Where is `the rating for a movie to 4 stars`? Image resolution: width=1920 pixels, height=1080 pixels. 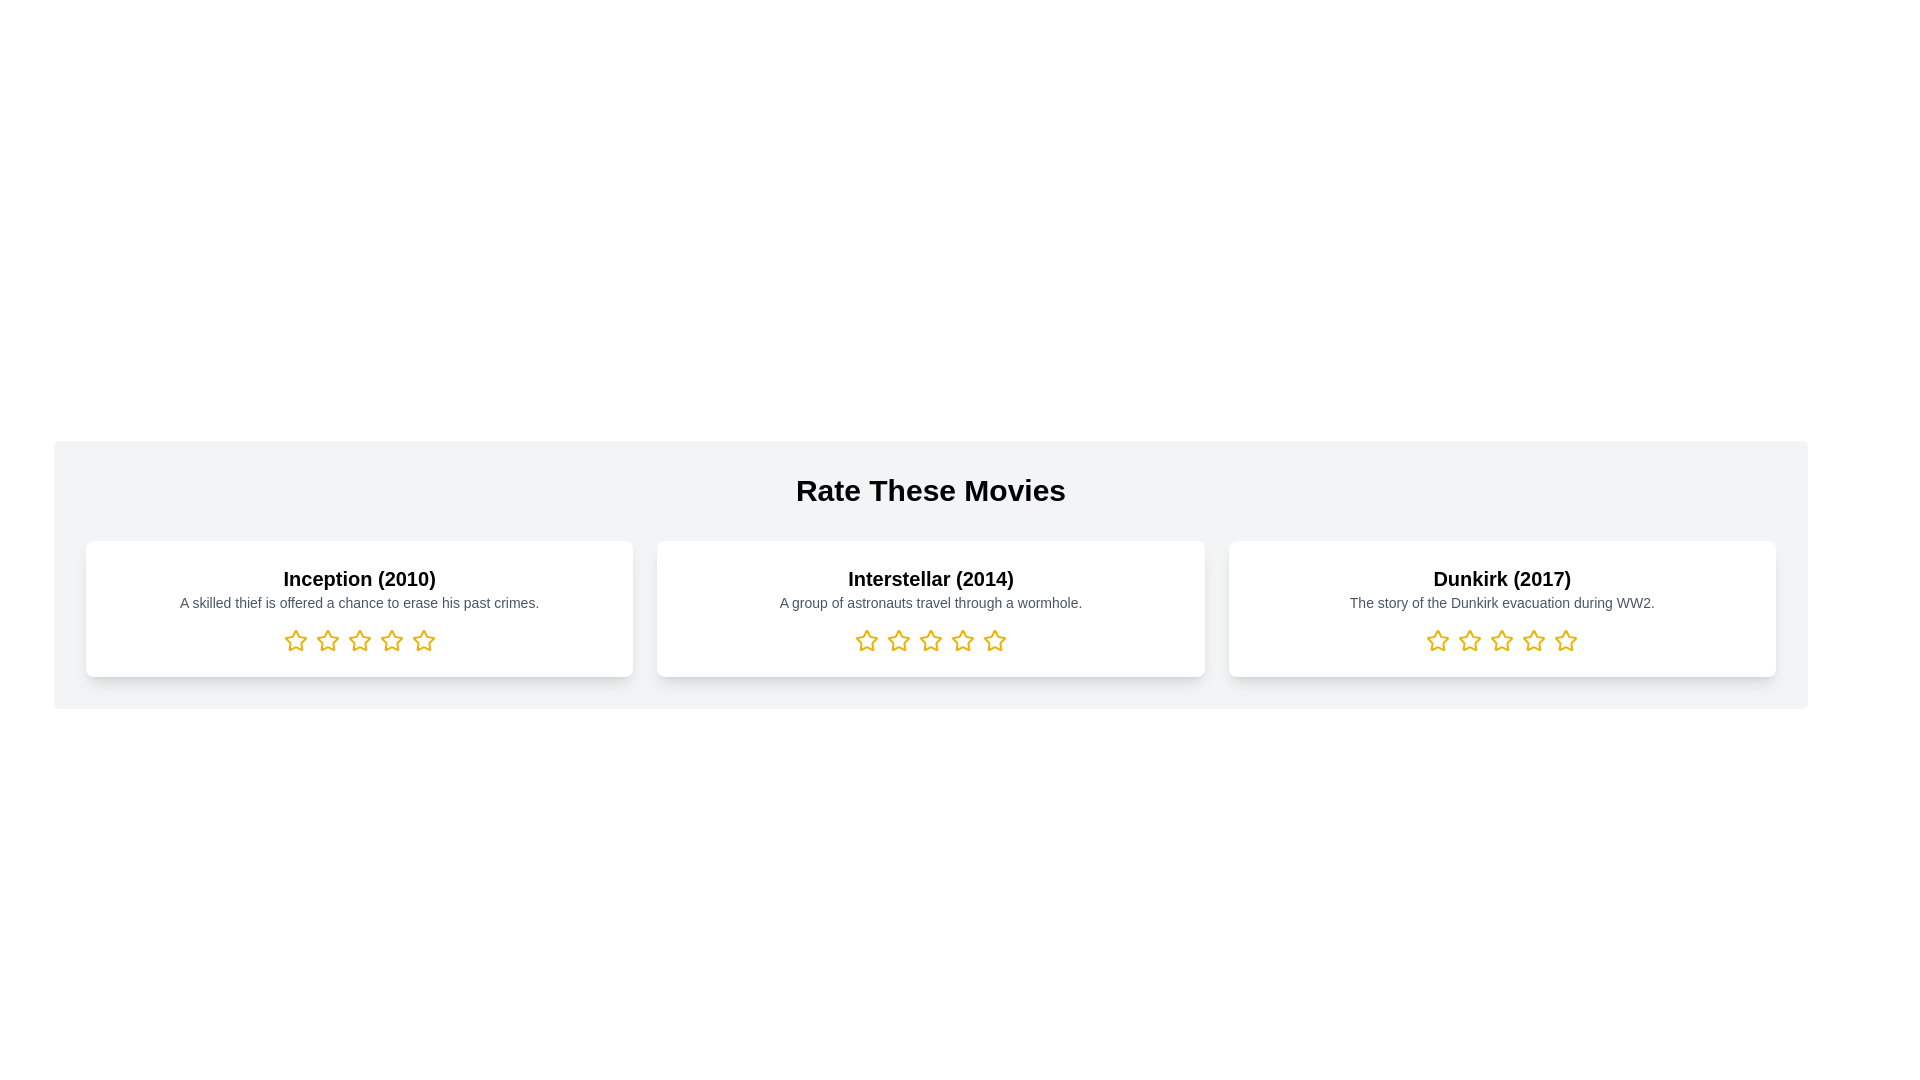 the rating for a movie to 4 stars is located at coordinates (391, 640).